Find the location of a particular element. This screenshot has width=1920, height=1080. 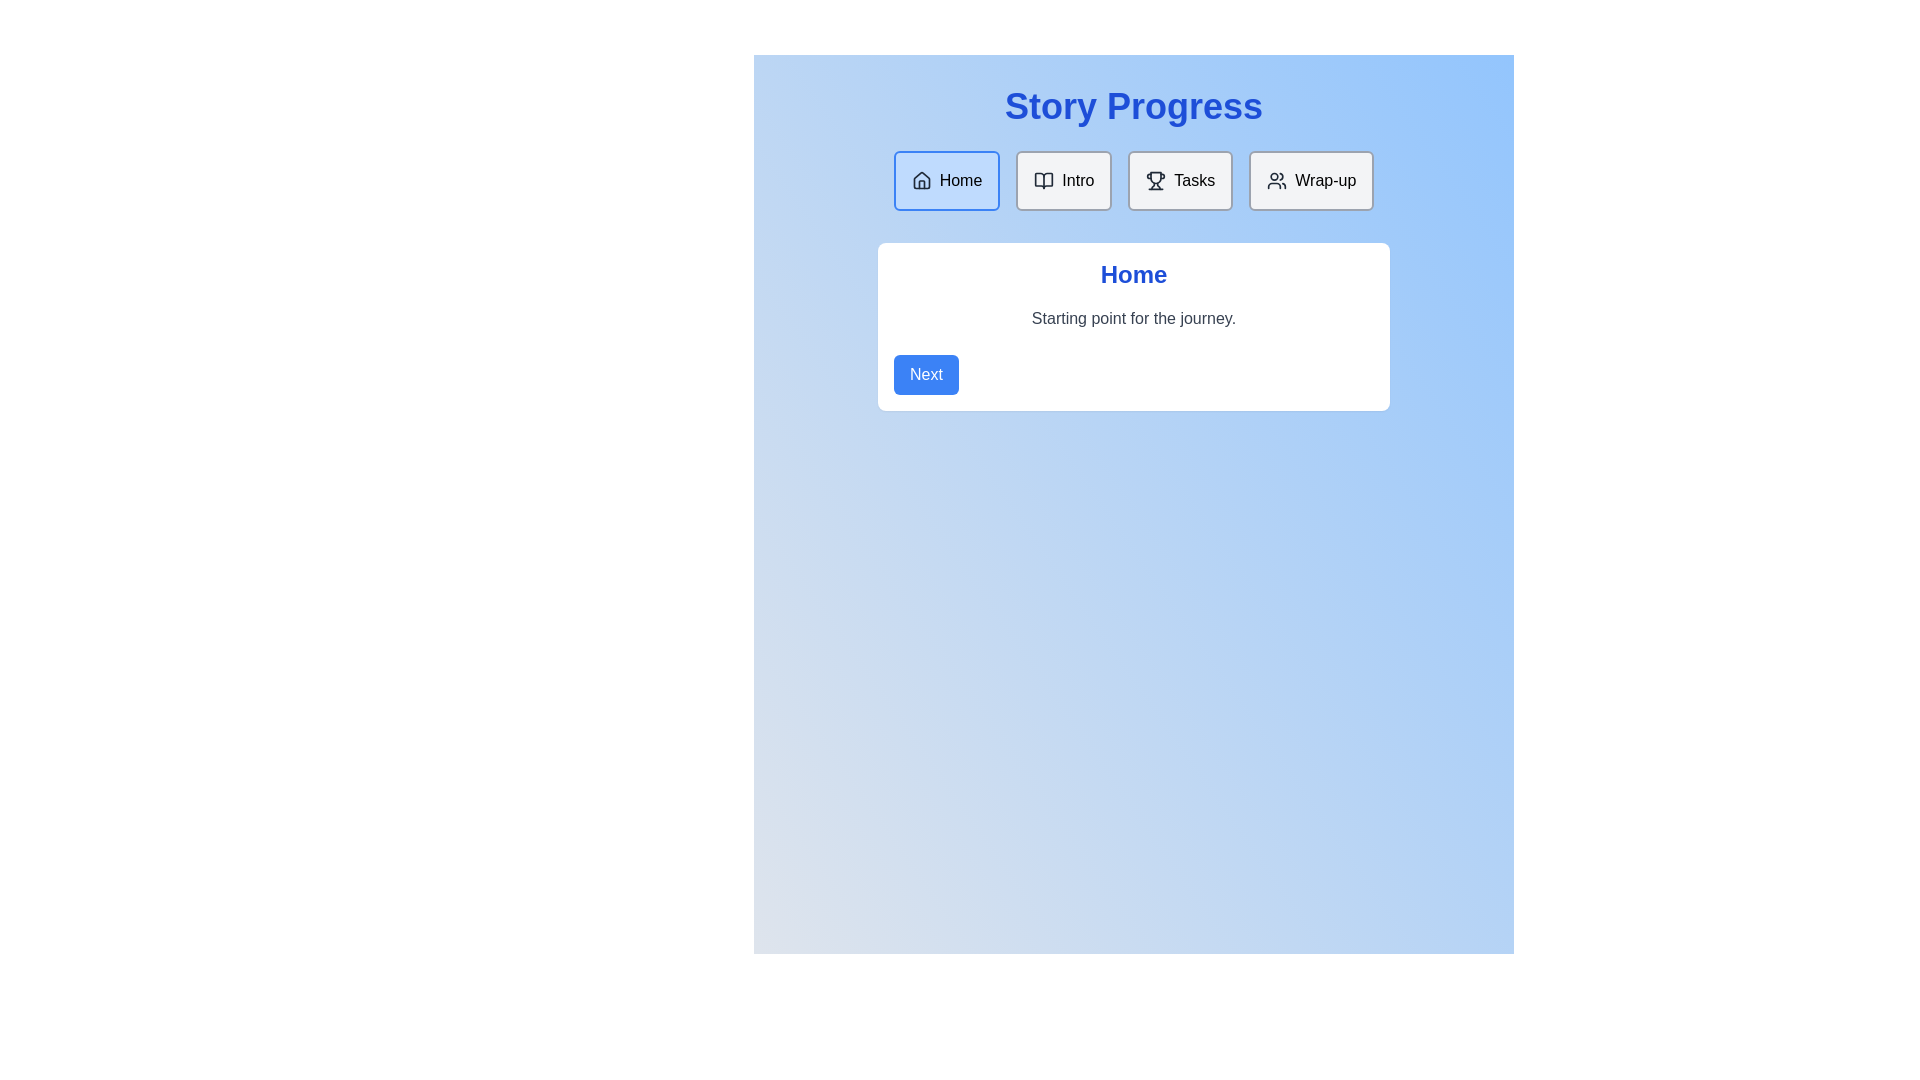

the navigation button corresponding to Tasks is located at coordinates (1180, 181).